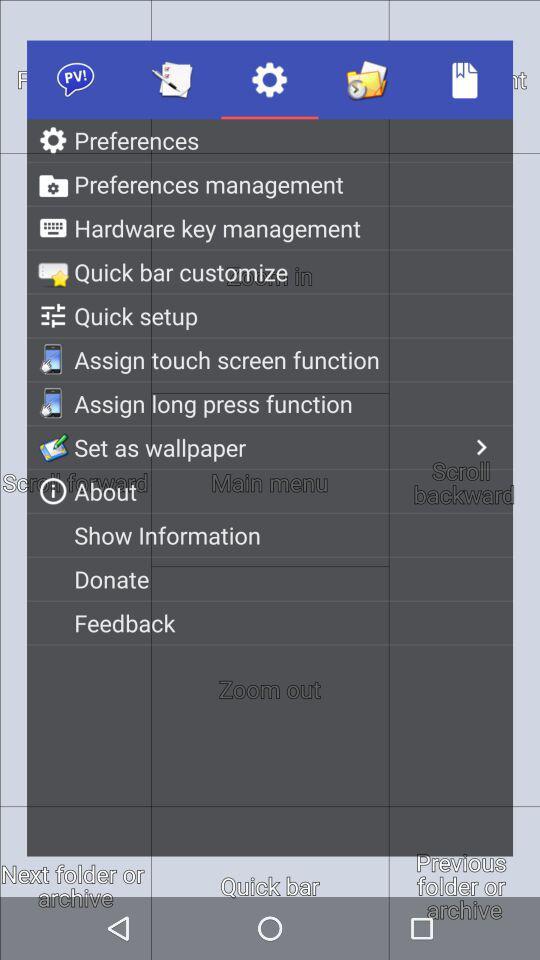 The height and width of the screenshot is (960, 540). What do you see at coordinates (53, 490) in the screenshot?
I see `the icon beside the text about` at bounding box center [53, 490].